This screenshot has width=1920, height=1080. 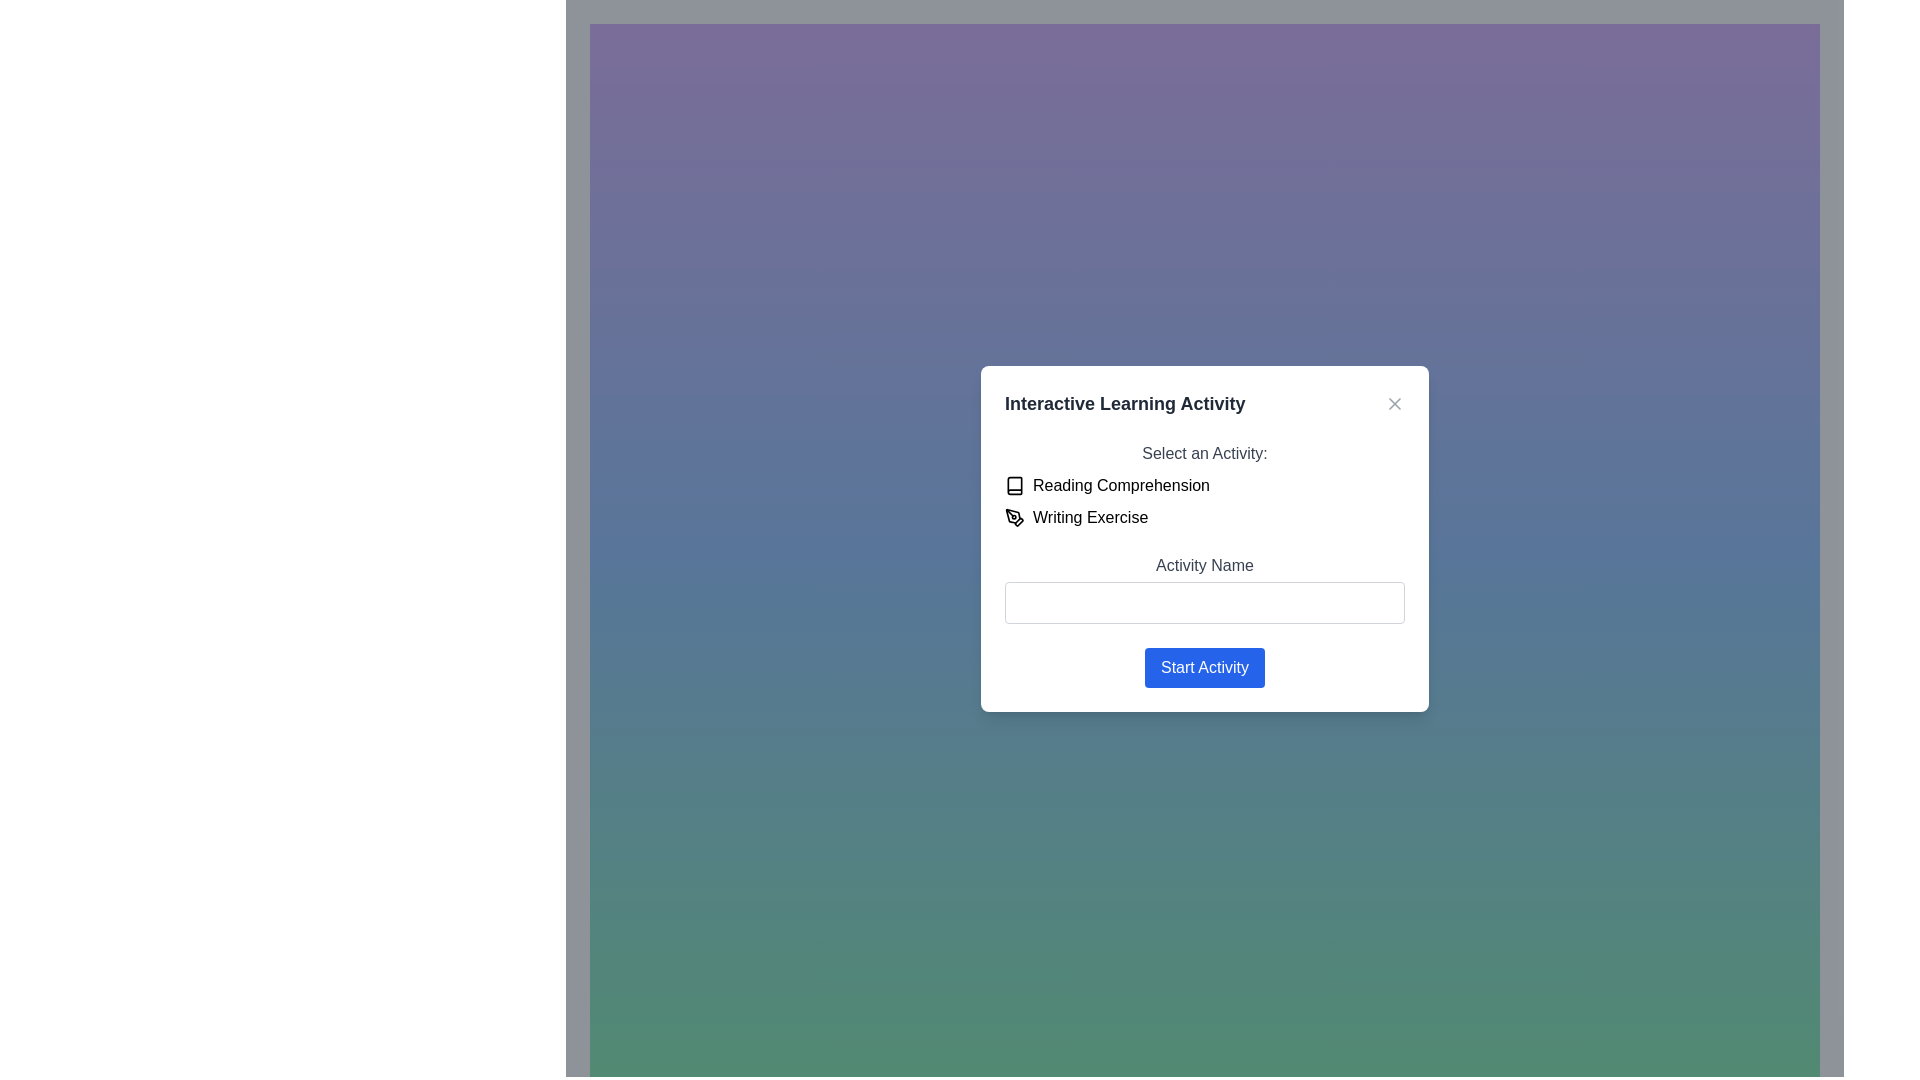 I want to click on the close button located at the top-right corner of the 'Interactive Learning Activity' modal, so click(x=1394, y=403).